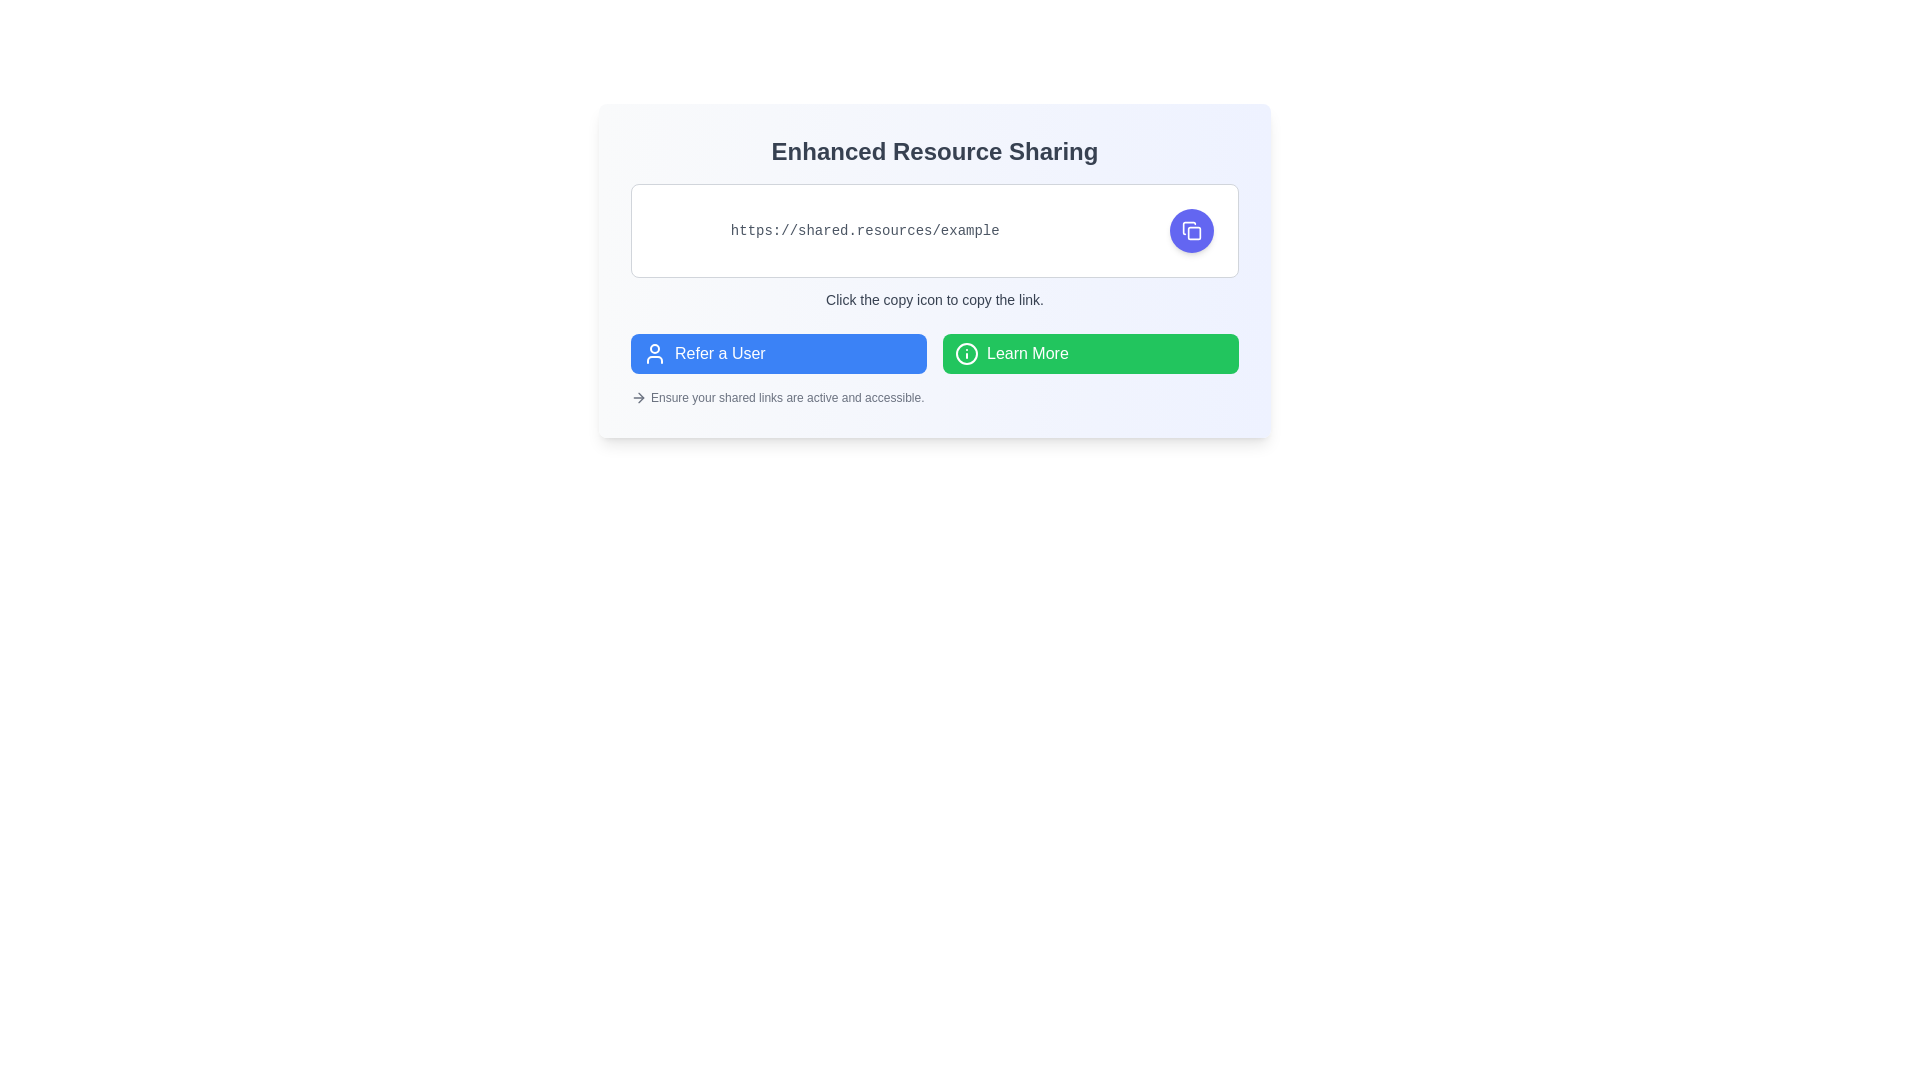 The height and width of the screenshot is (1080, 1920). I want to click on the rectangular Graphic SVG component with rounded corners located within the 'lucide-copy' icon in the toolbar on the far-right side, so click(1194, 232).